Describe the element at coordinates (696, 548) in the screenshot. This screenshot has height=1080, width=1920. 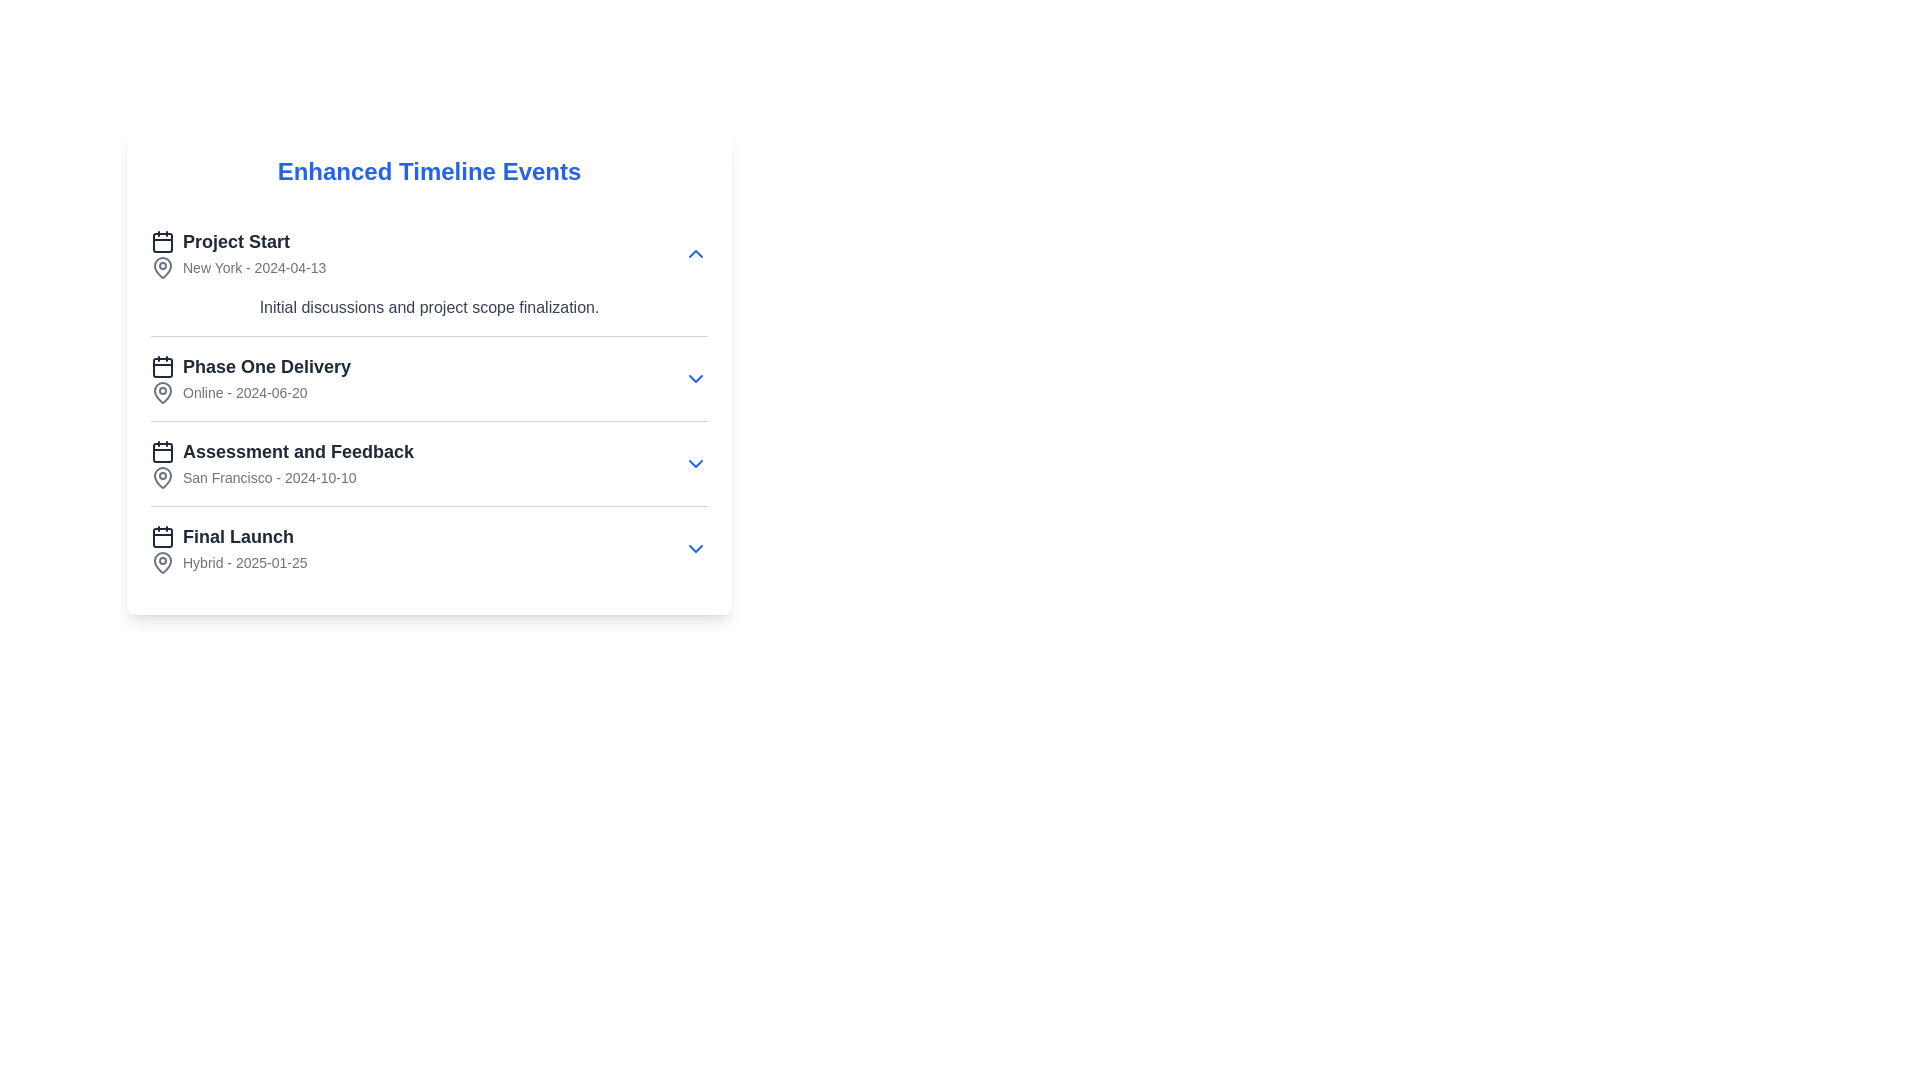
I see `the blue downward-pointing chevron arrow icon indicating a dropdown or expandable section control, located at the far-right side of the 'Final Launch Hybrid - 2025-01-25' item` at that location.